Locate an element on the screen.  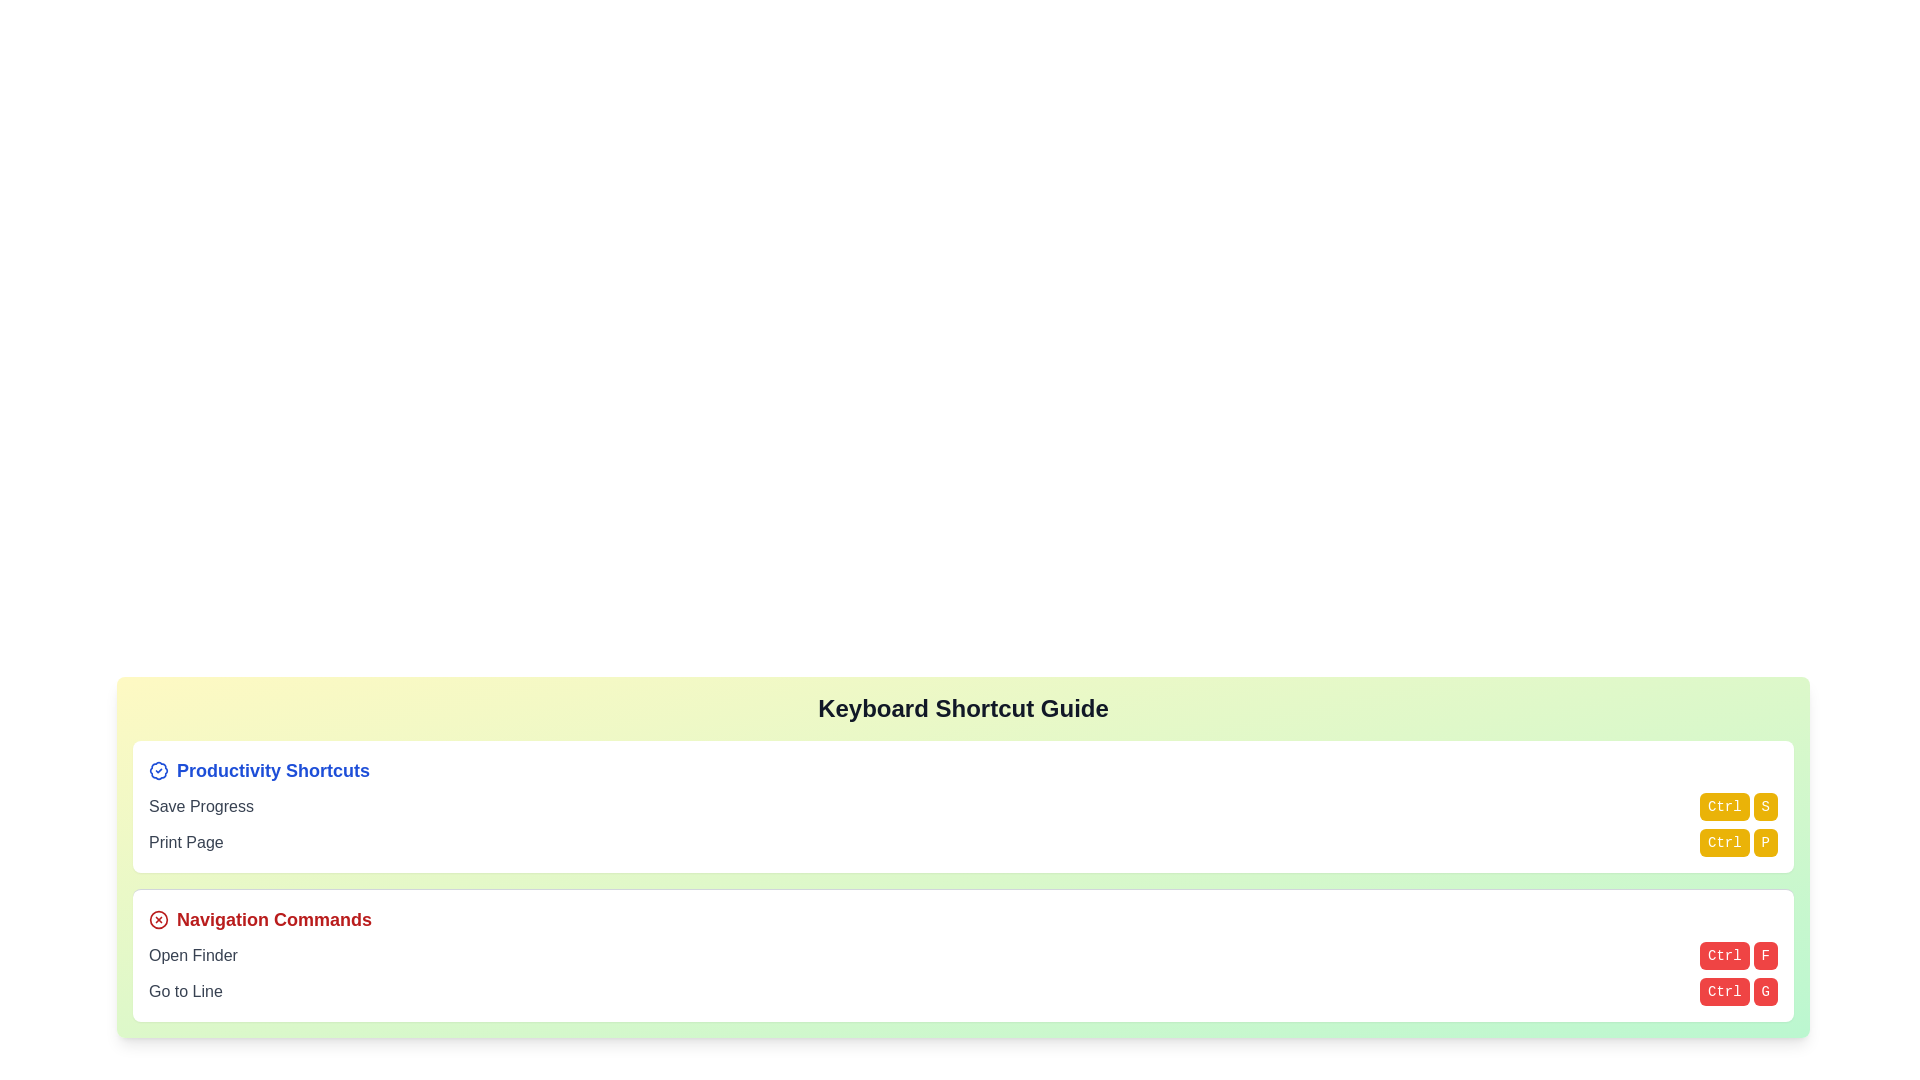
the small square button with a vibrant red background and white 'F' text, located in the bottom-right corner of the second group of shortcuts under the 'Navigation Commands' heading is located at coordinates (1765, 955).